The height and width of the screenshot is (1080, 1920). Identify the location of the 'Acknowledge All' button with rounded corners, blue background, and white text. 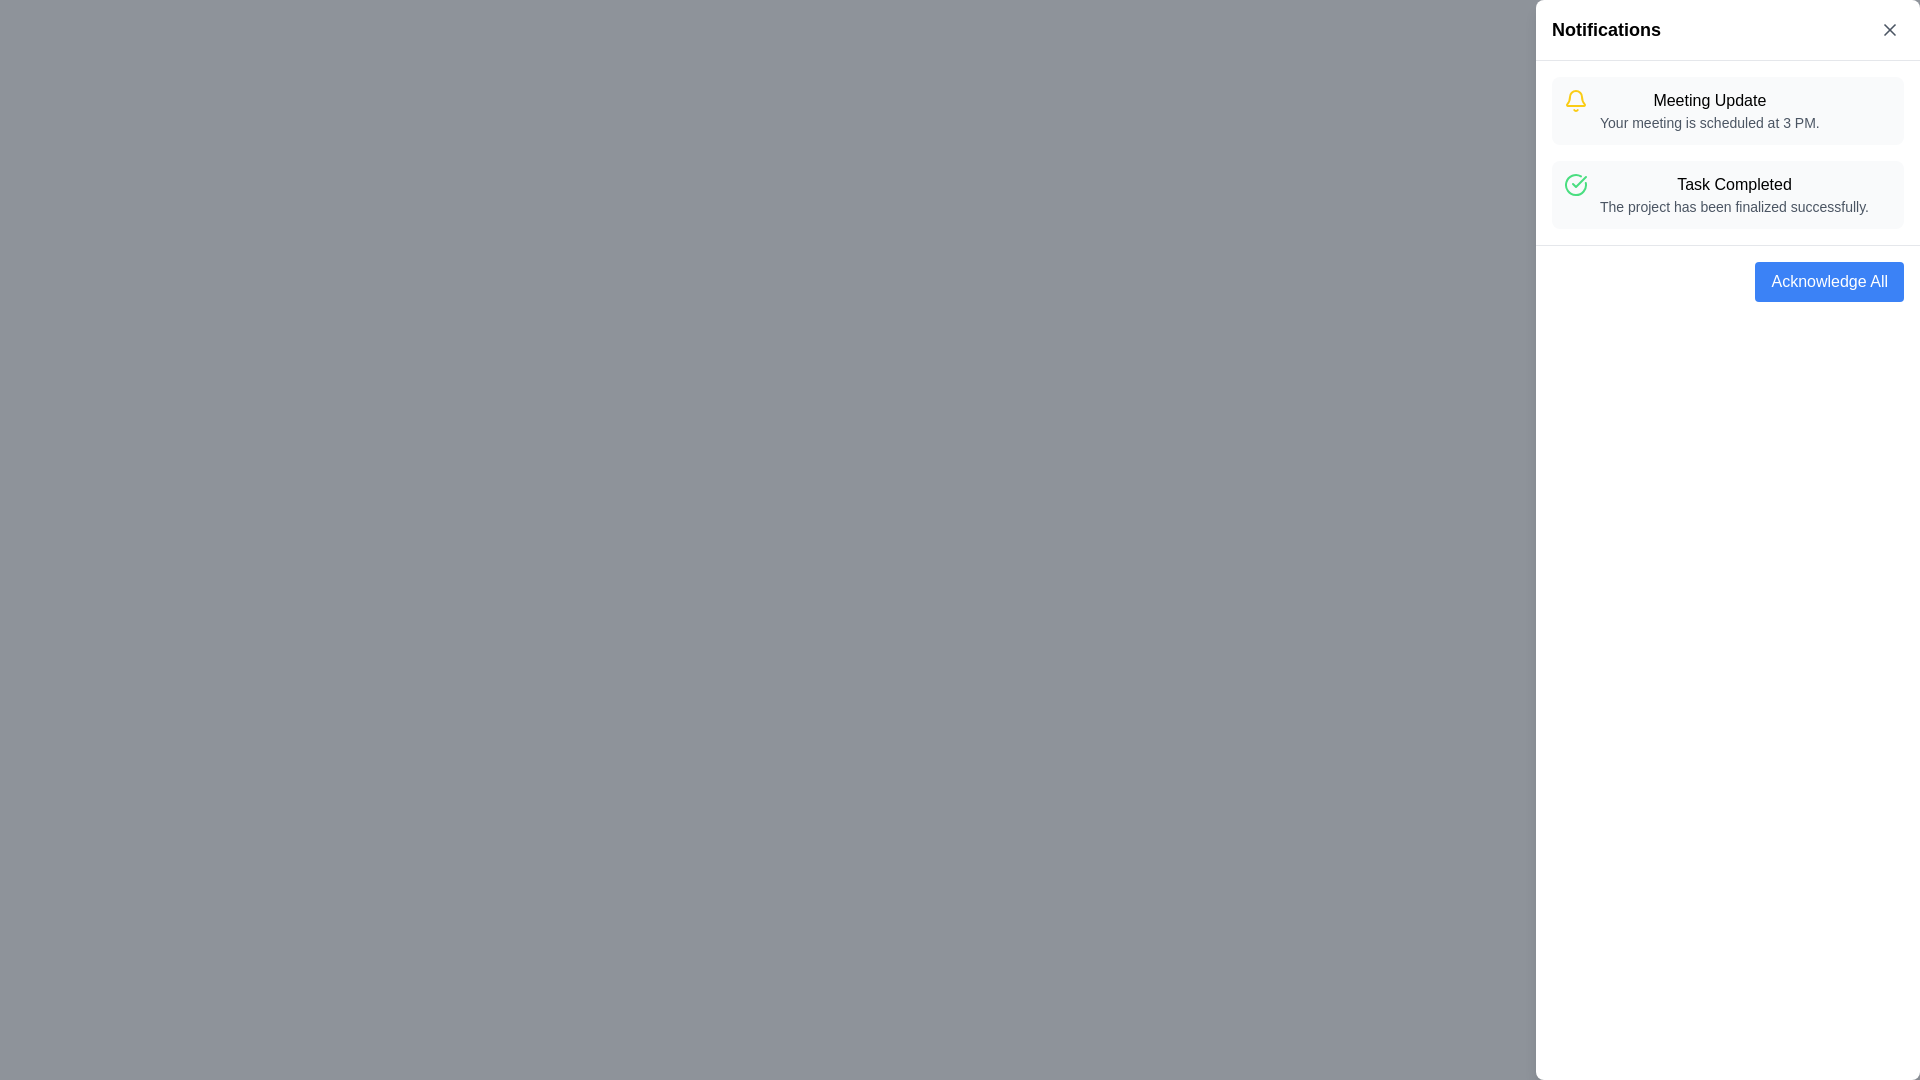
(1829, 281).